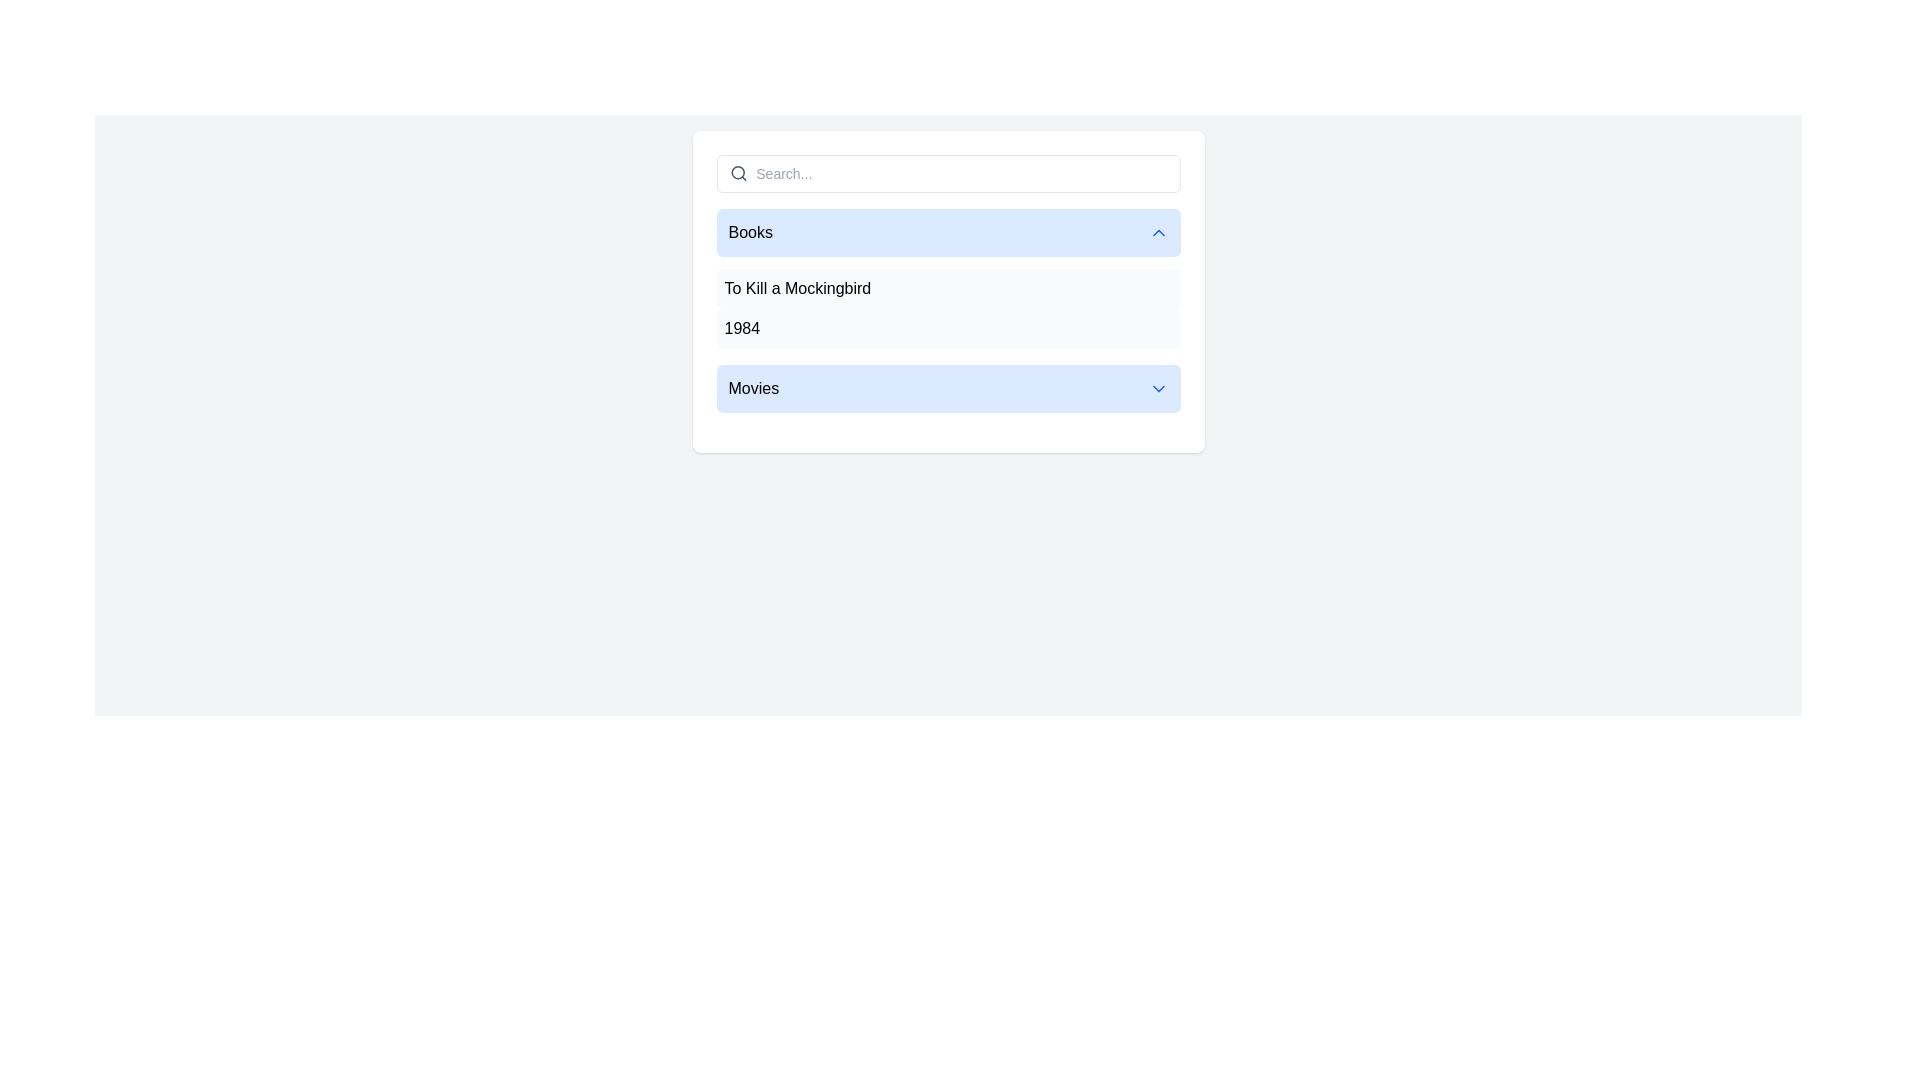 The height and width of the screenshot is (1080, 1920). I want to click on the blue upward-pointing chevron icon next to the text 'Books', so click(1158, 231).